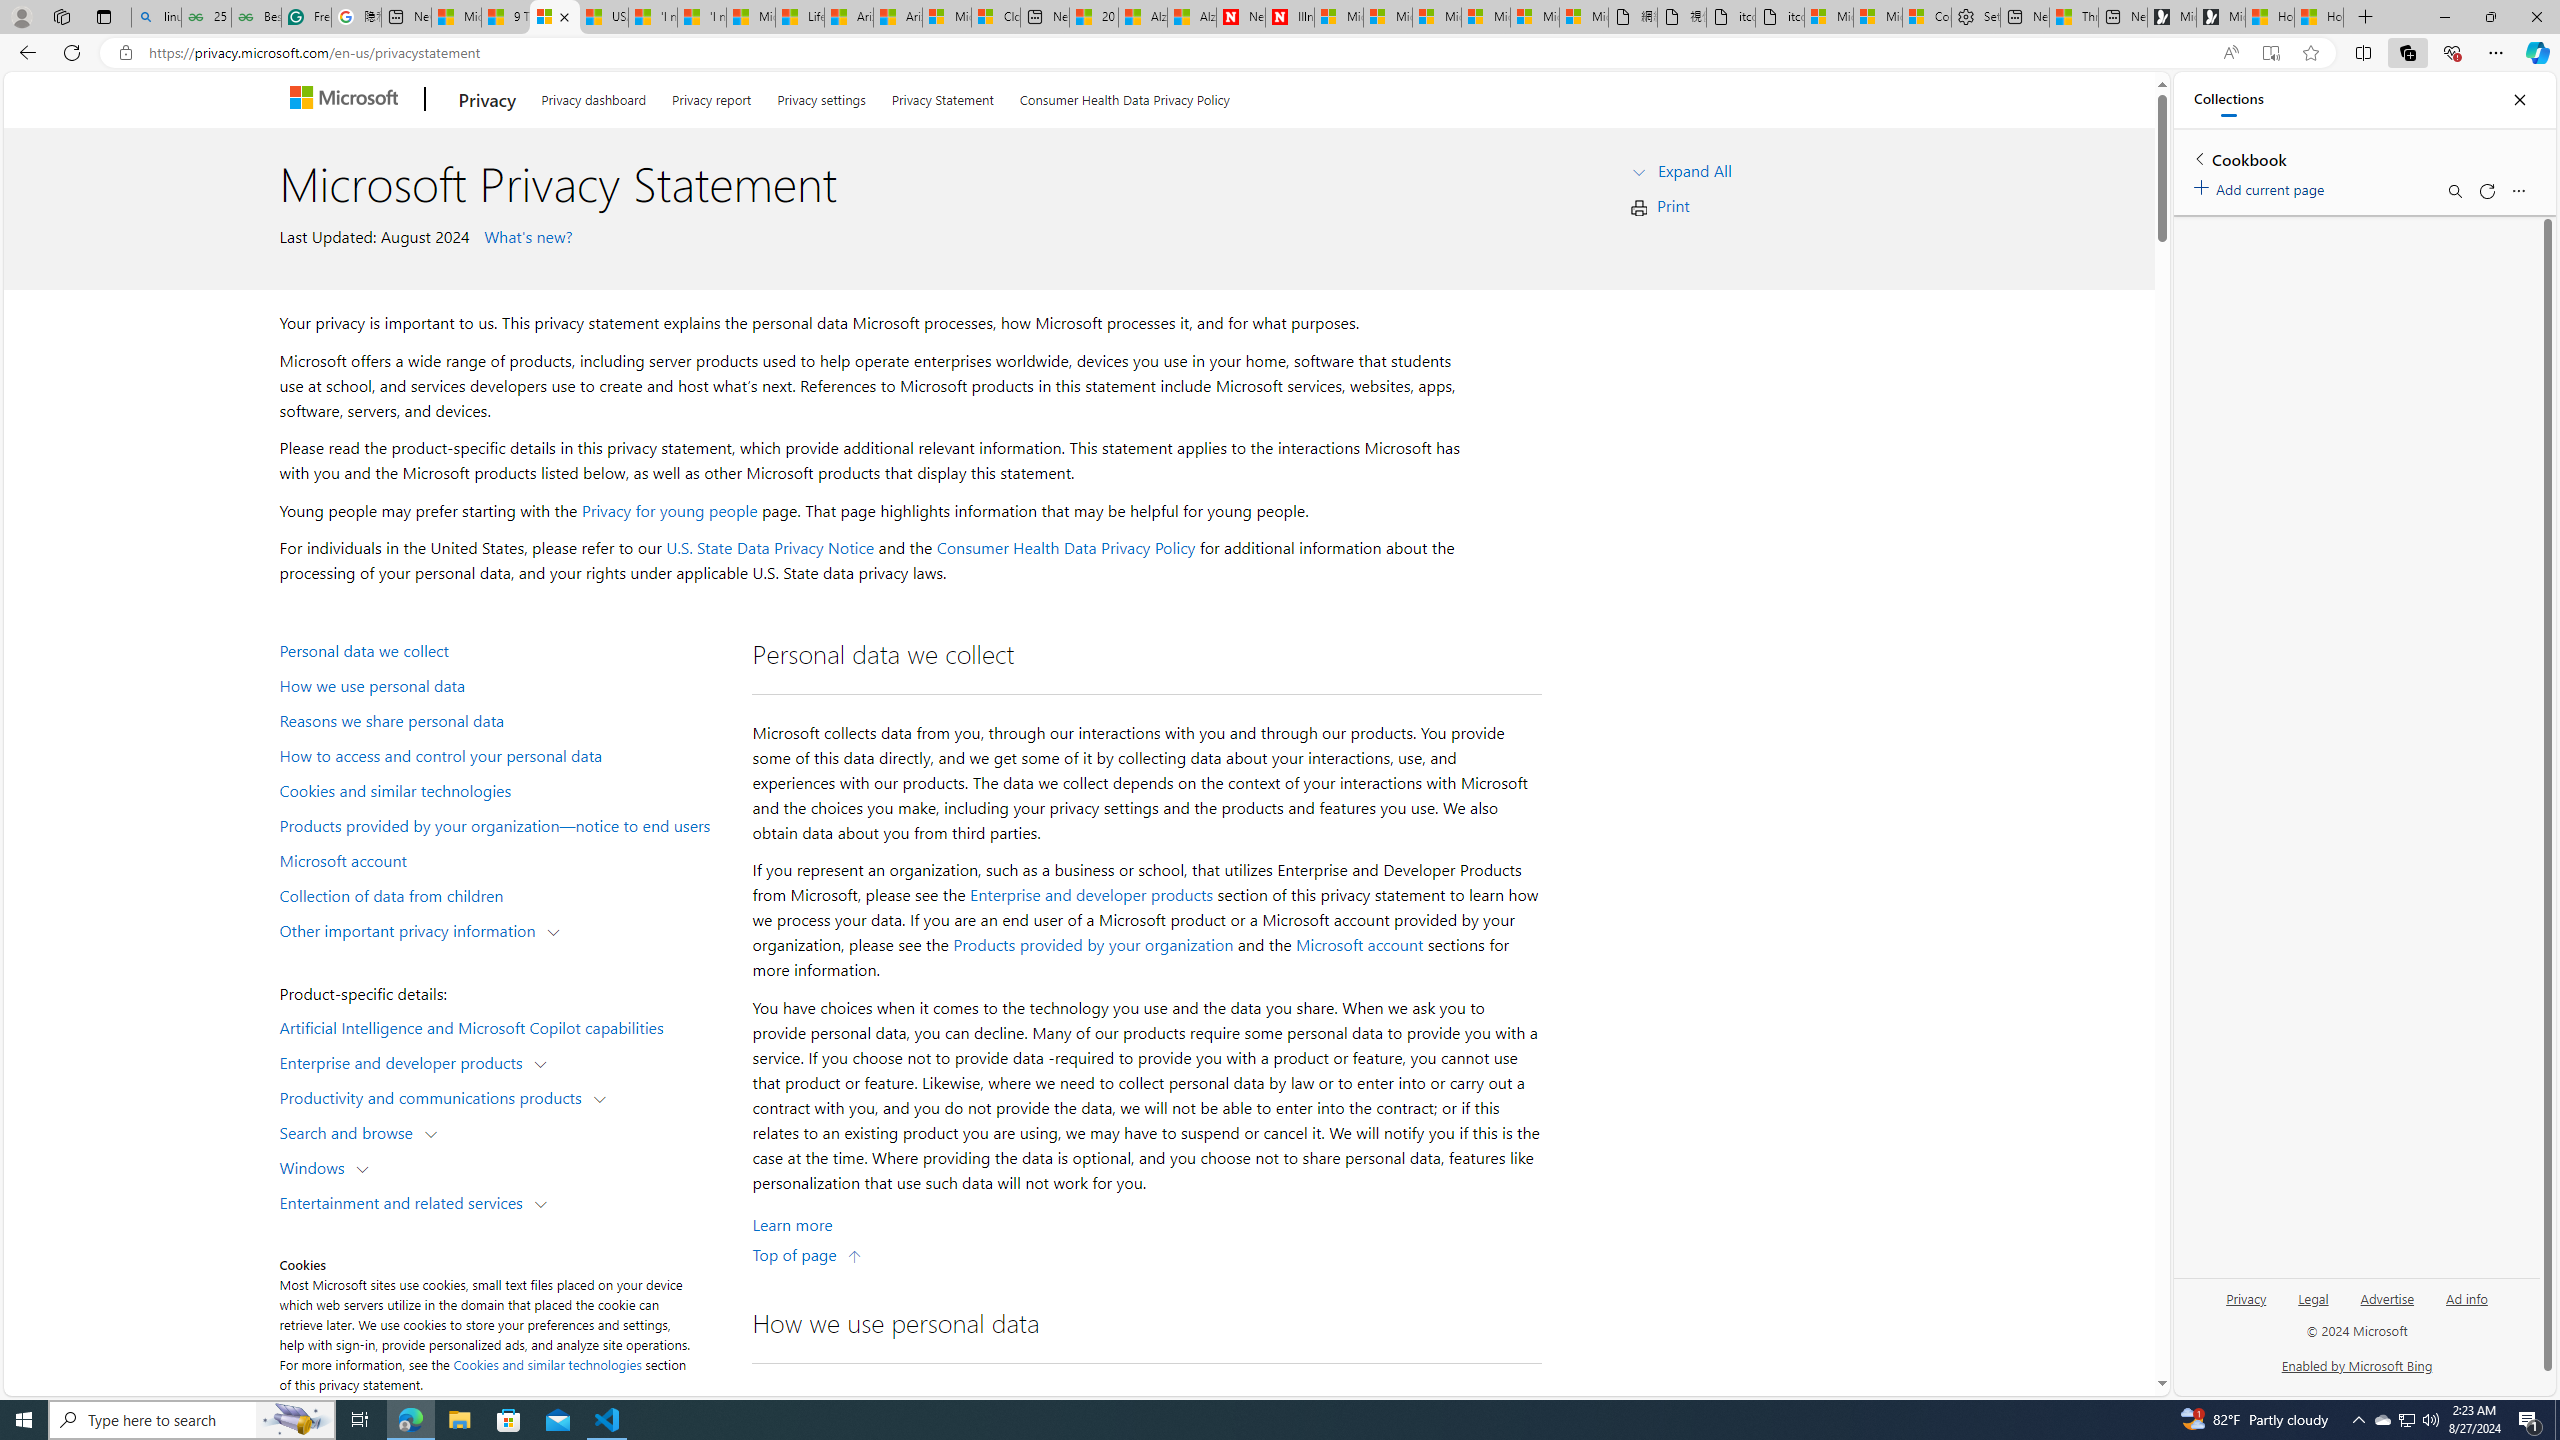 This screenshot has width=2560, height=1440. I want to click on 'Entertainment and related services', so click(404, 1200).